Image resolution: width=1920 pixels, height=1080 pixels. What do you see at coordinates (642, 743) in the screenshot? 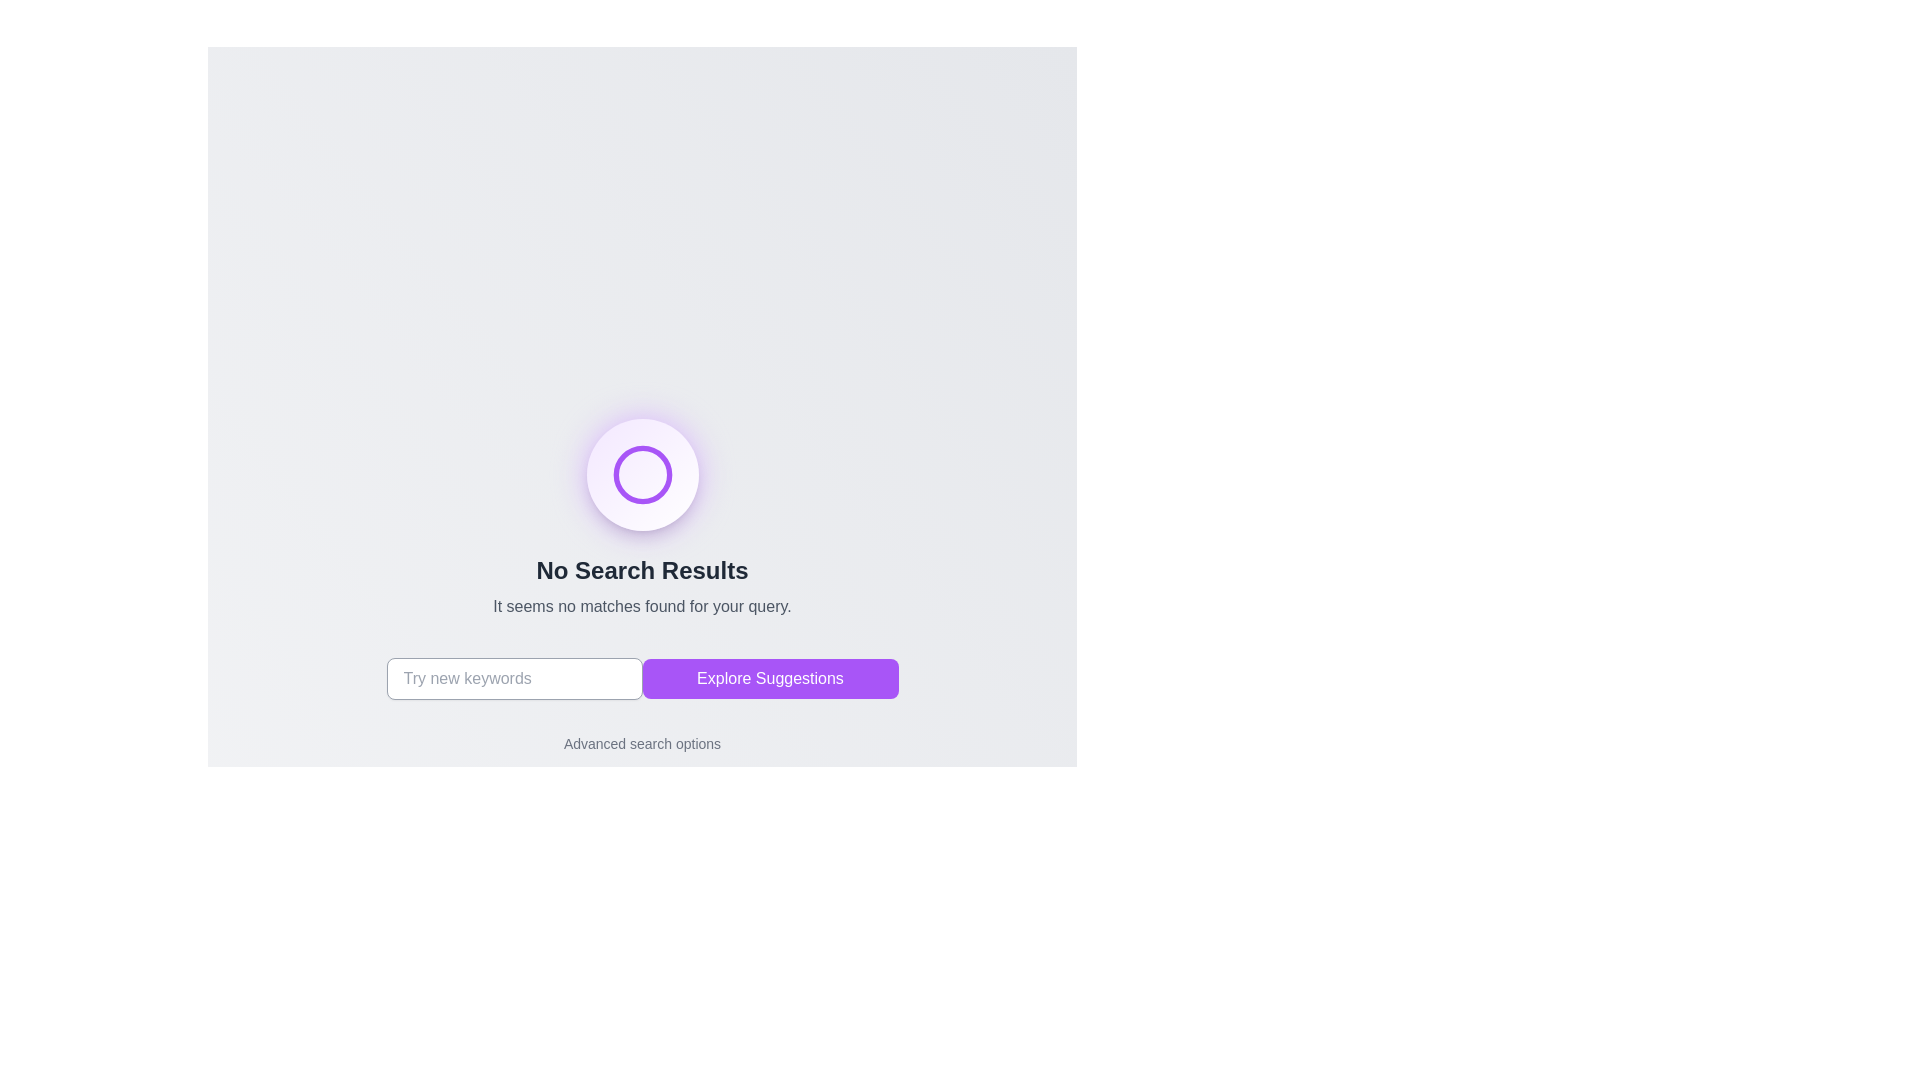
I see `the text link labeled 'Advanced search options'` at bounding box center [642, 743].